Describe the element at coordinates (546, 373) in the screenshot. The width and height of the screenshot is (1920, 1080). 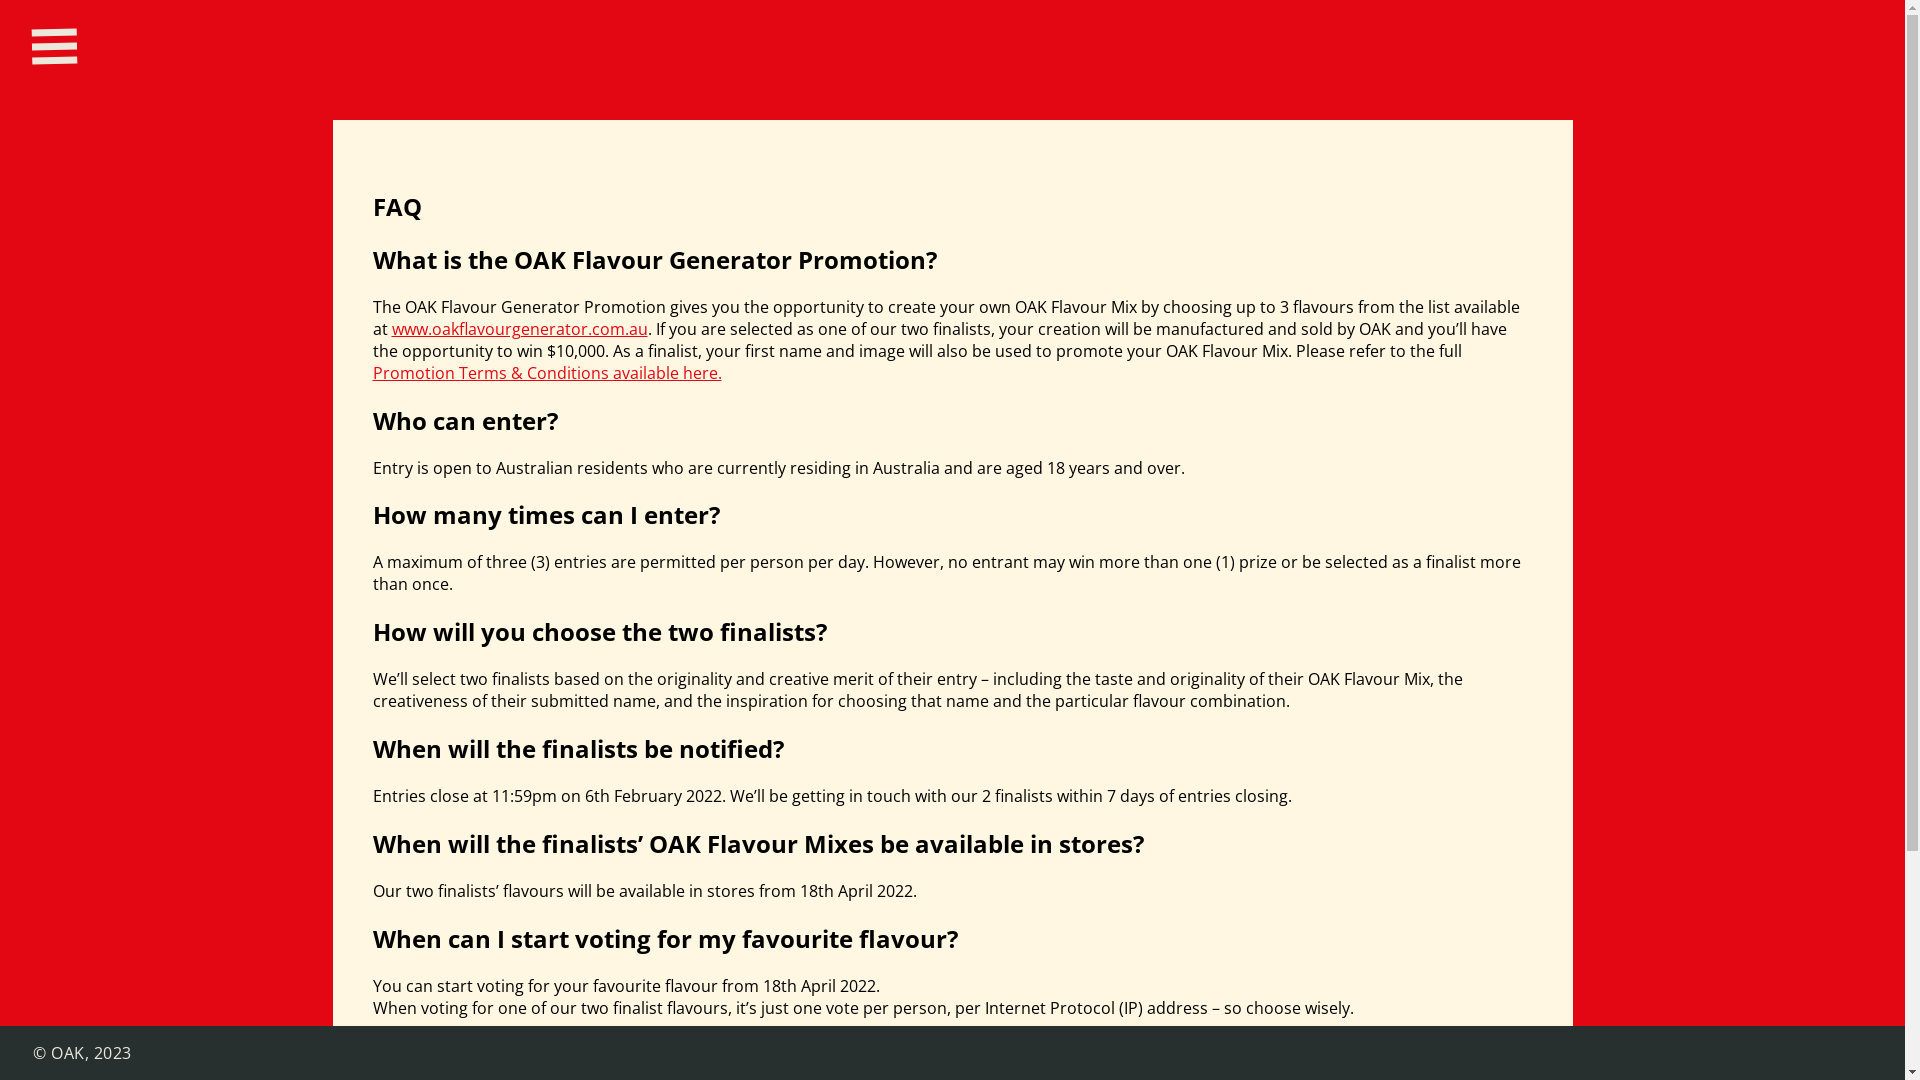
I see `'Promotion Terms & Conditions available here.'` at that location.